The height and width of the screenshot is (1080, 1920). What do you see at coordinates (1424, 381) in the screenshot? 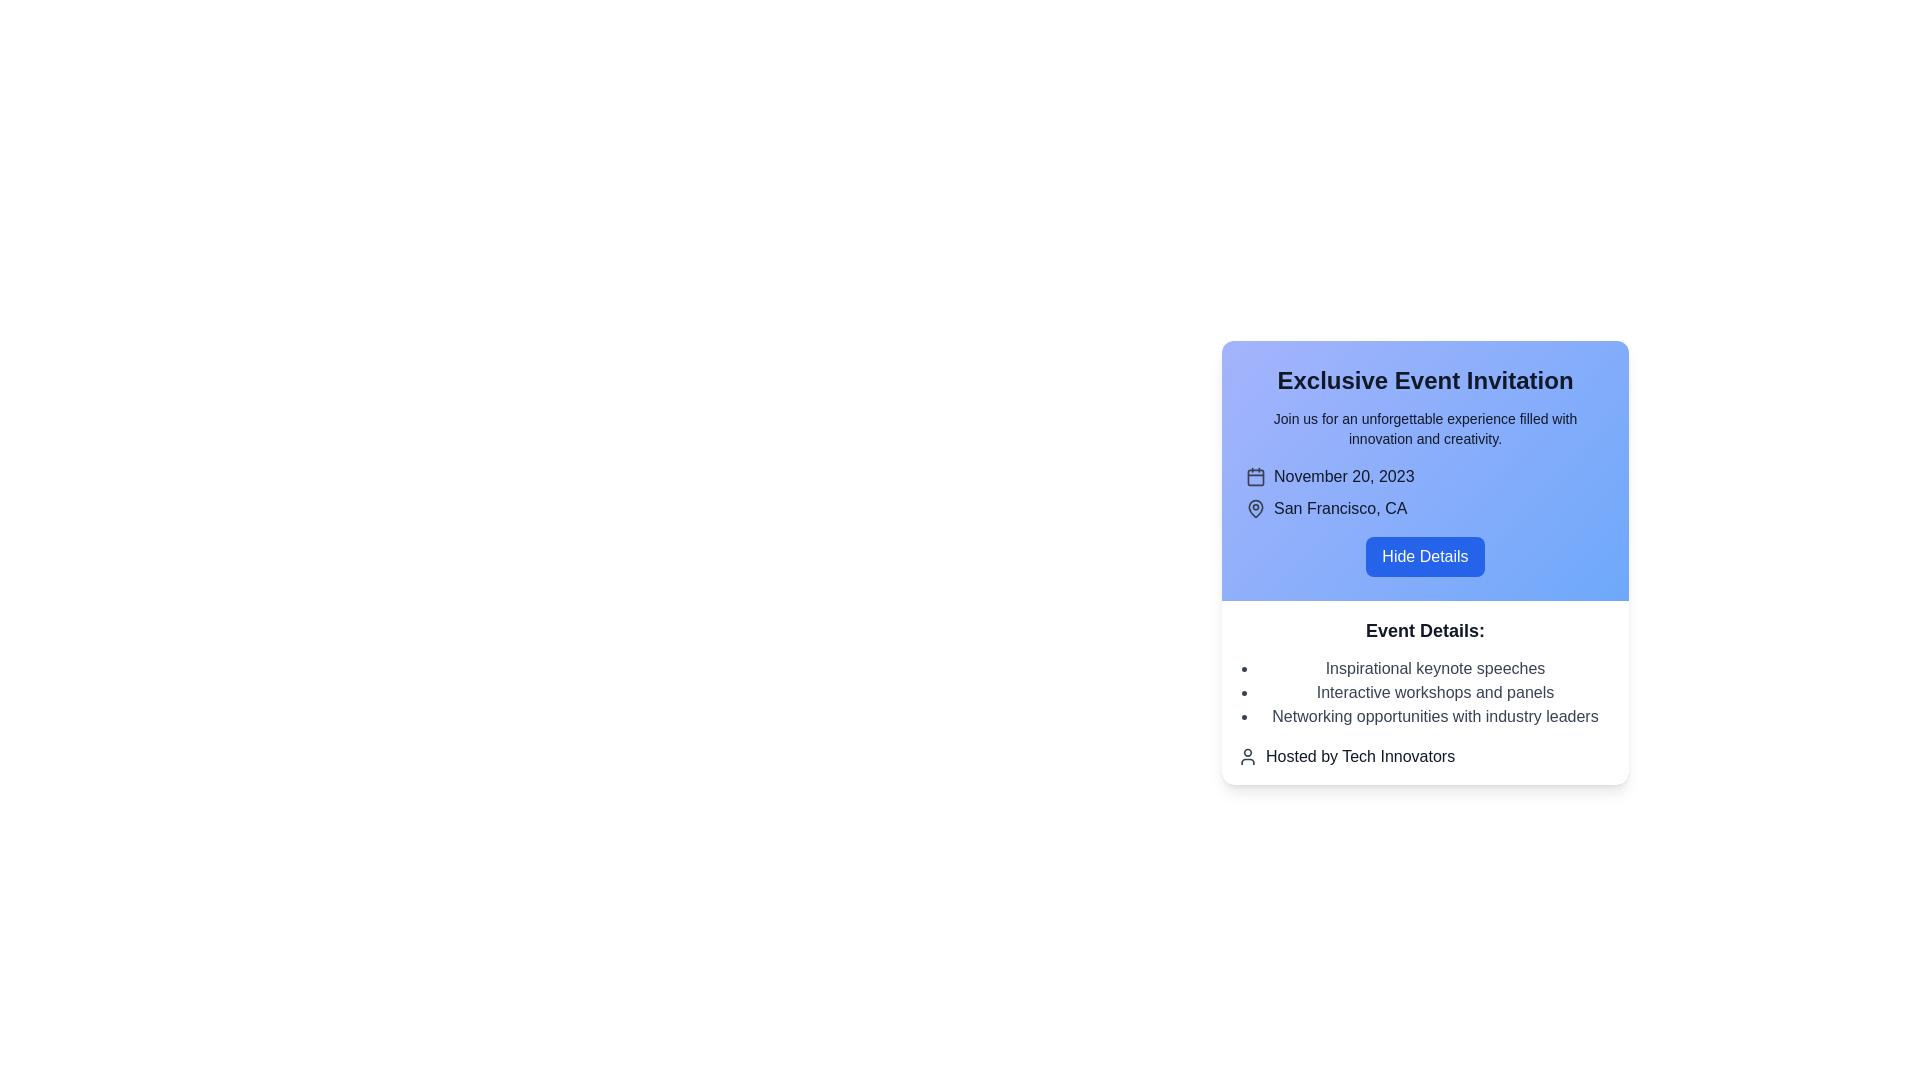
I see `the bold, large 'Exclusive Event Invitation' text element at the top of the card component, which is styled to grab attention on a light-blue background` at bounding box center [1424, 381].